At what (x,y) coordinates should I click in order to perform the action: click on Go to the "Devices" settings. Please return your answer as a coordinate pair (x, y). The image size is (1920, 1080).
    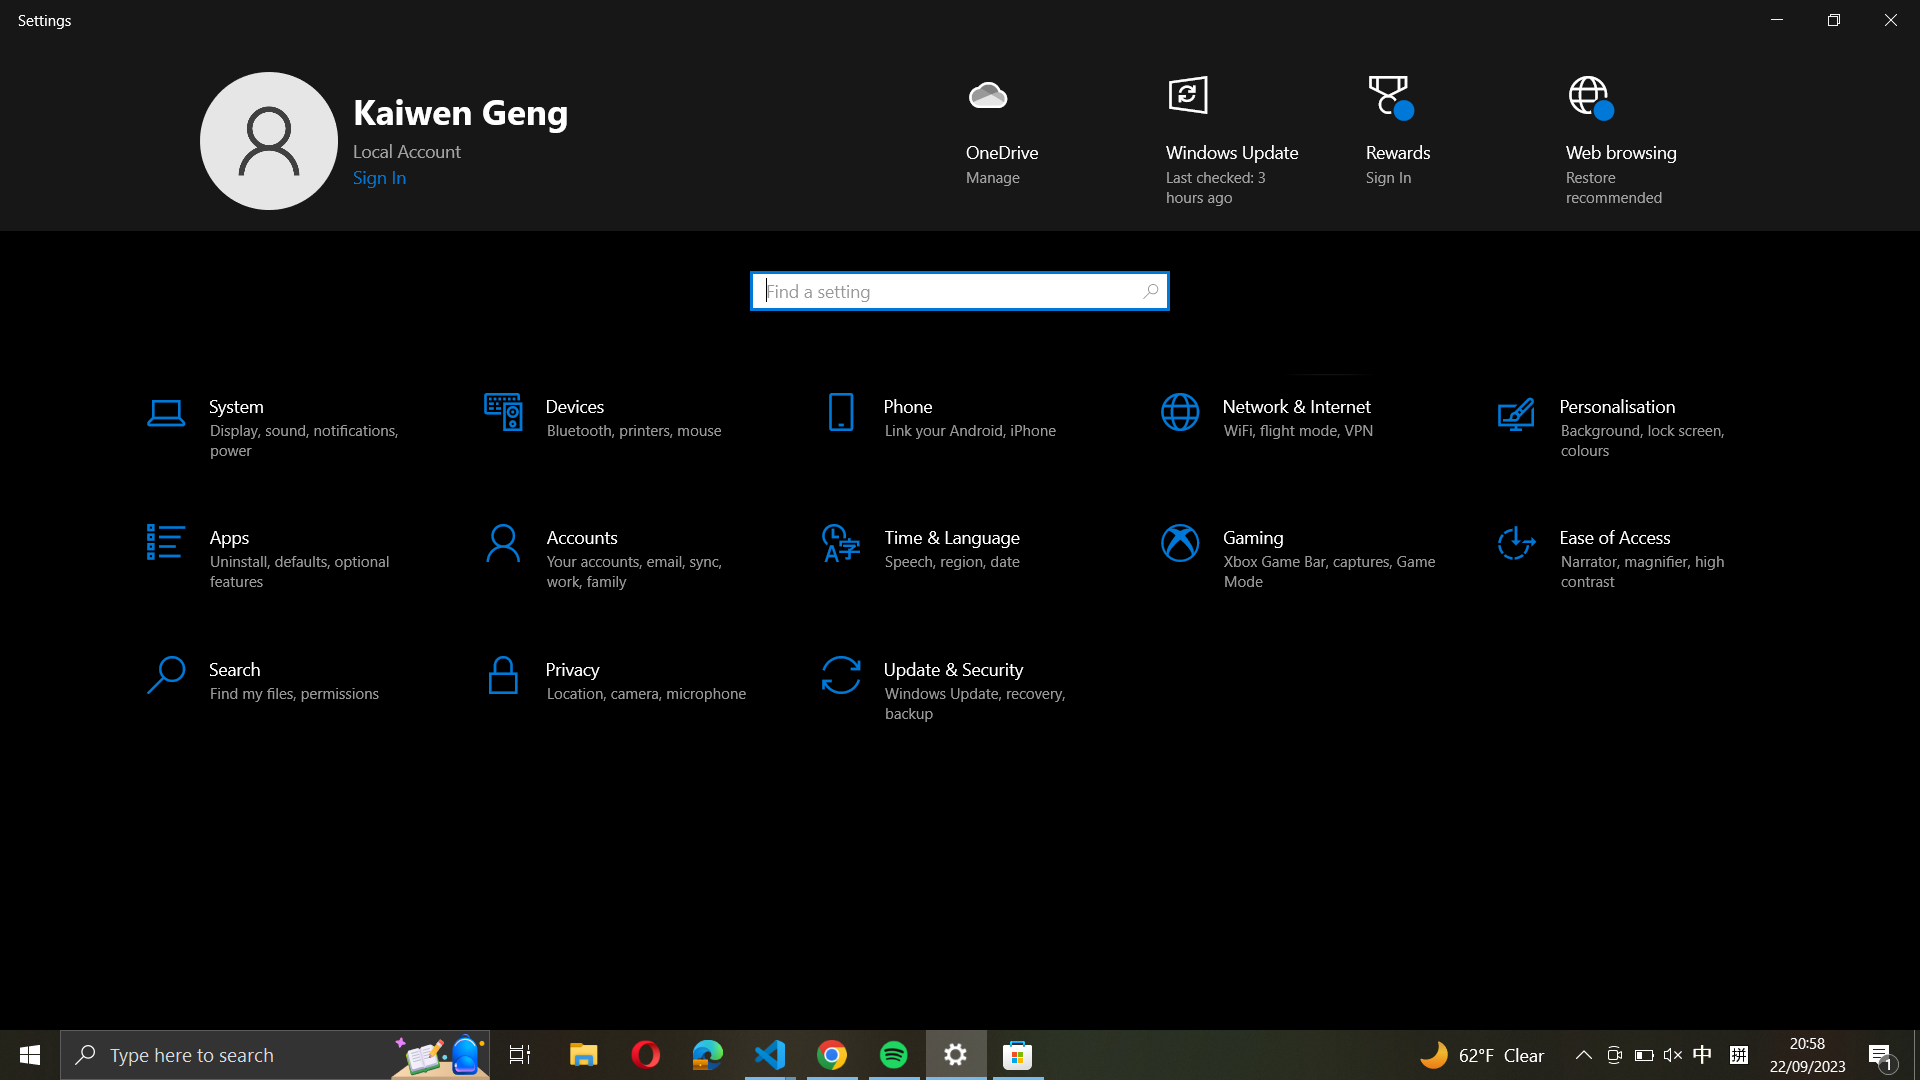
    Looking at the image, I should click on (618, 428).